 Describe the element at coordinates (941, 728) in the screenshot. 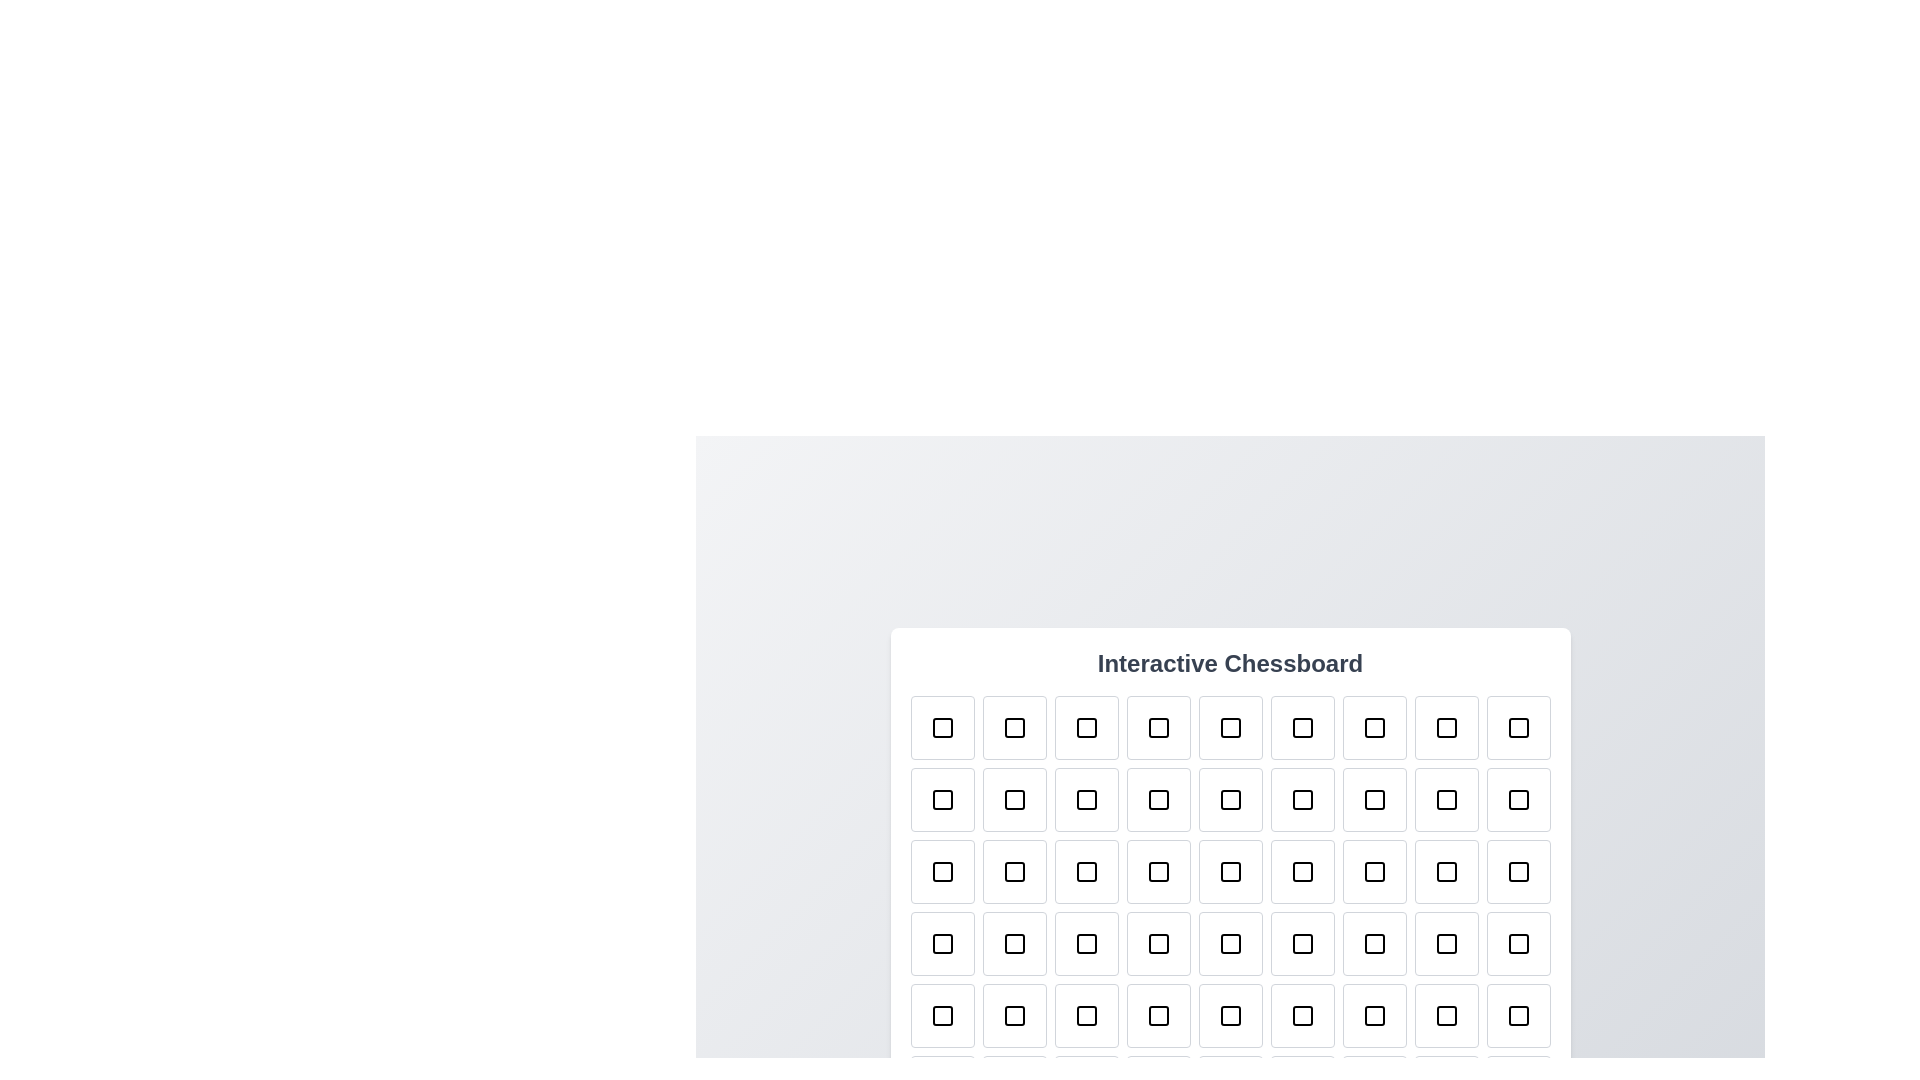

I see `the selected cell to deselect it` at that location.